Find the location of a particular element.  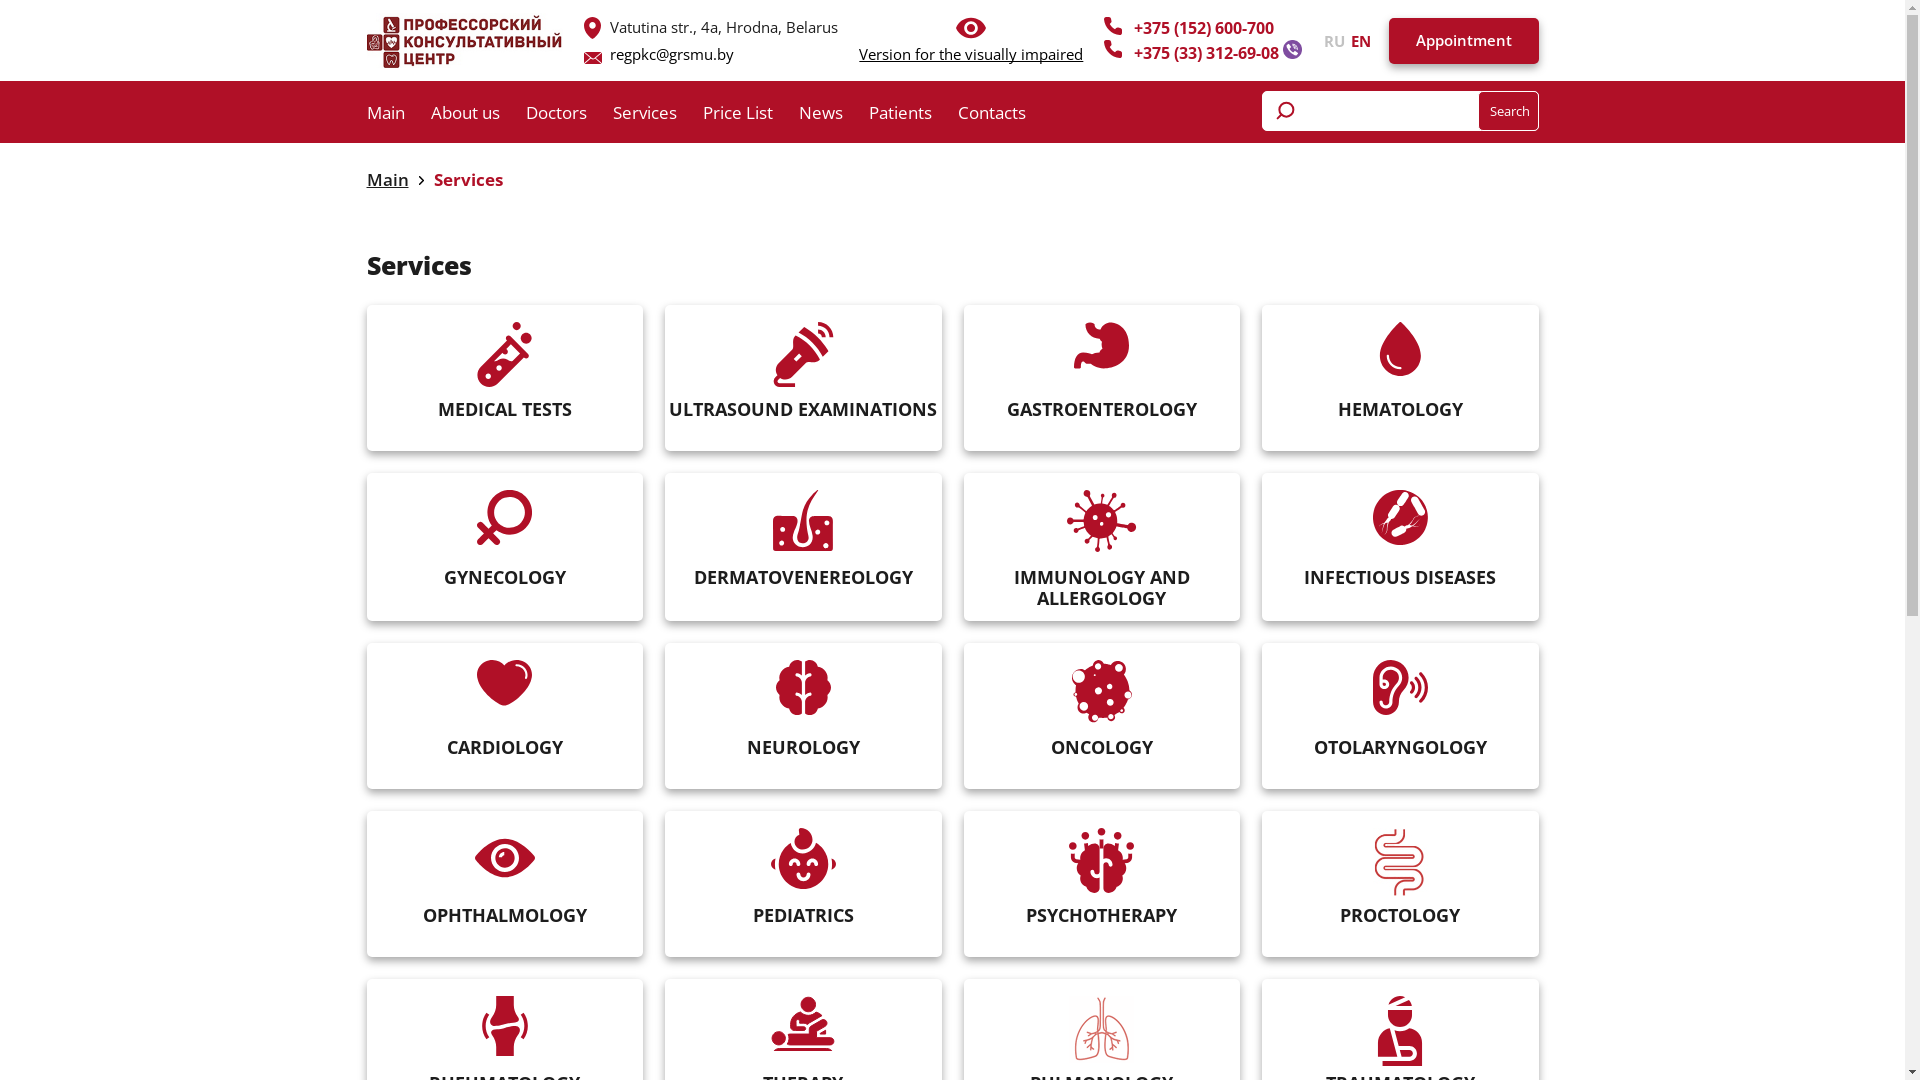

'Ultrasound examinations' is located at coordinates (803, 353).